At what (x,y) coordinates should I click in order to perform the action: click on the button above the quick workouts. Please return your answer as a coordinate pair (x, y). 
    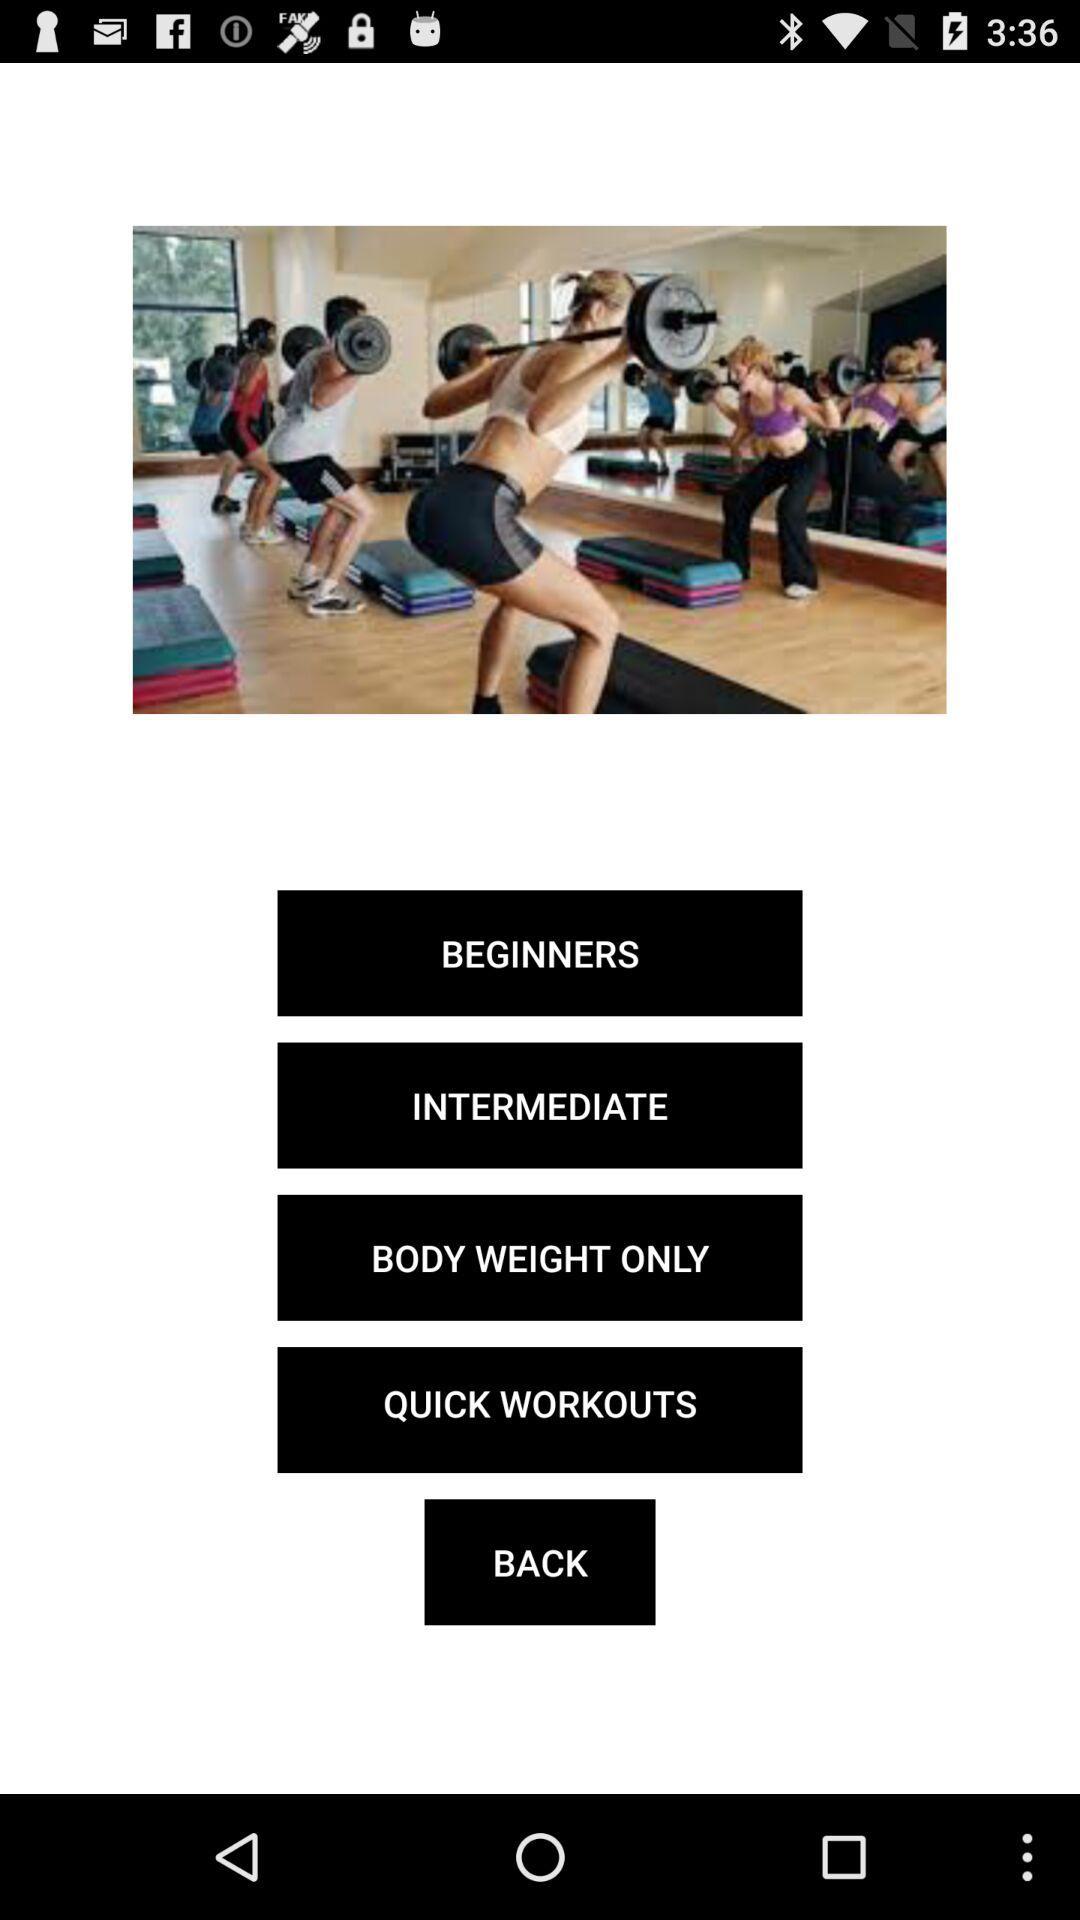
    Looking at the image, I should click on (540, 1256).